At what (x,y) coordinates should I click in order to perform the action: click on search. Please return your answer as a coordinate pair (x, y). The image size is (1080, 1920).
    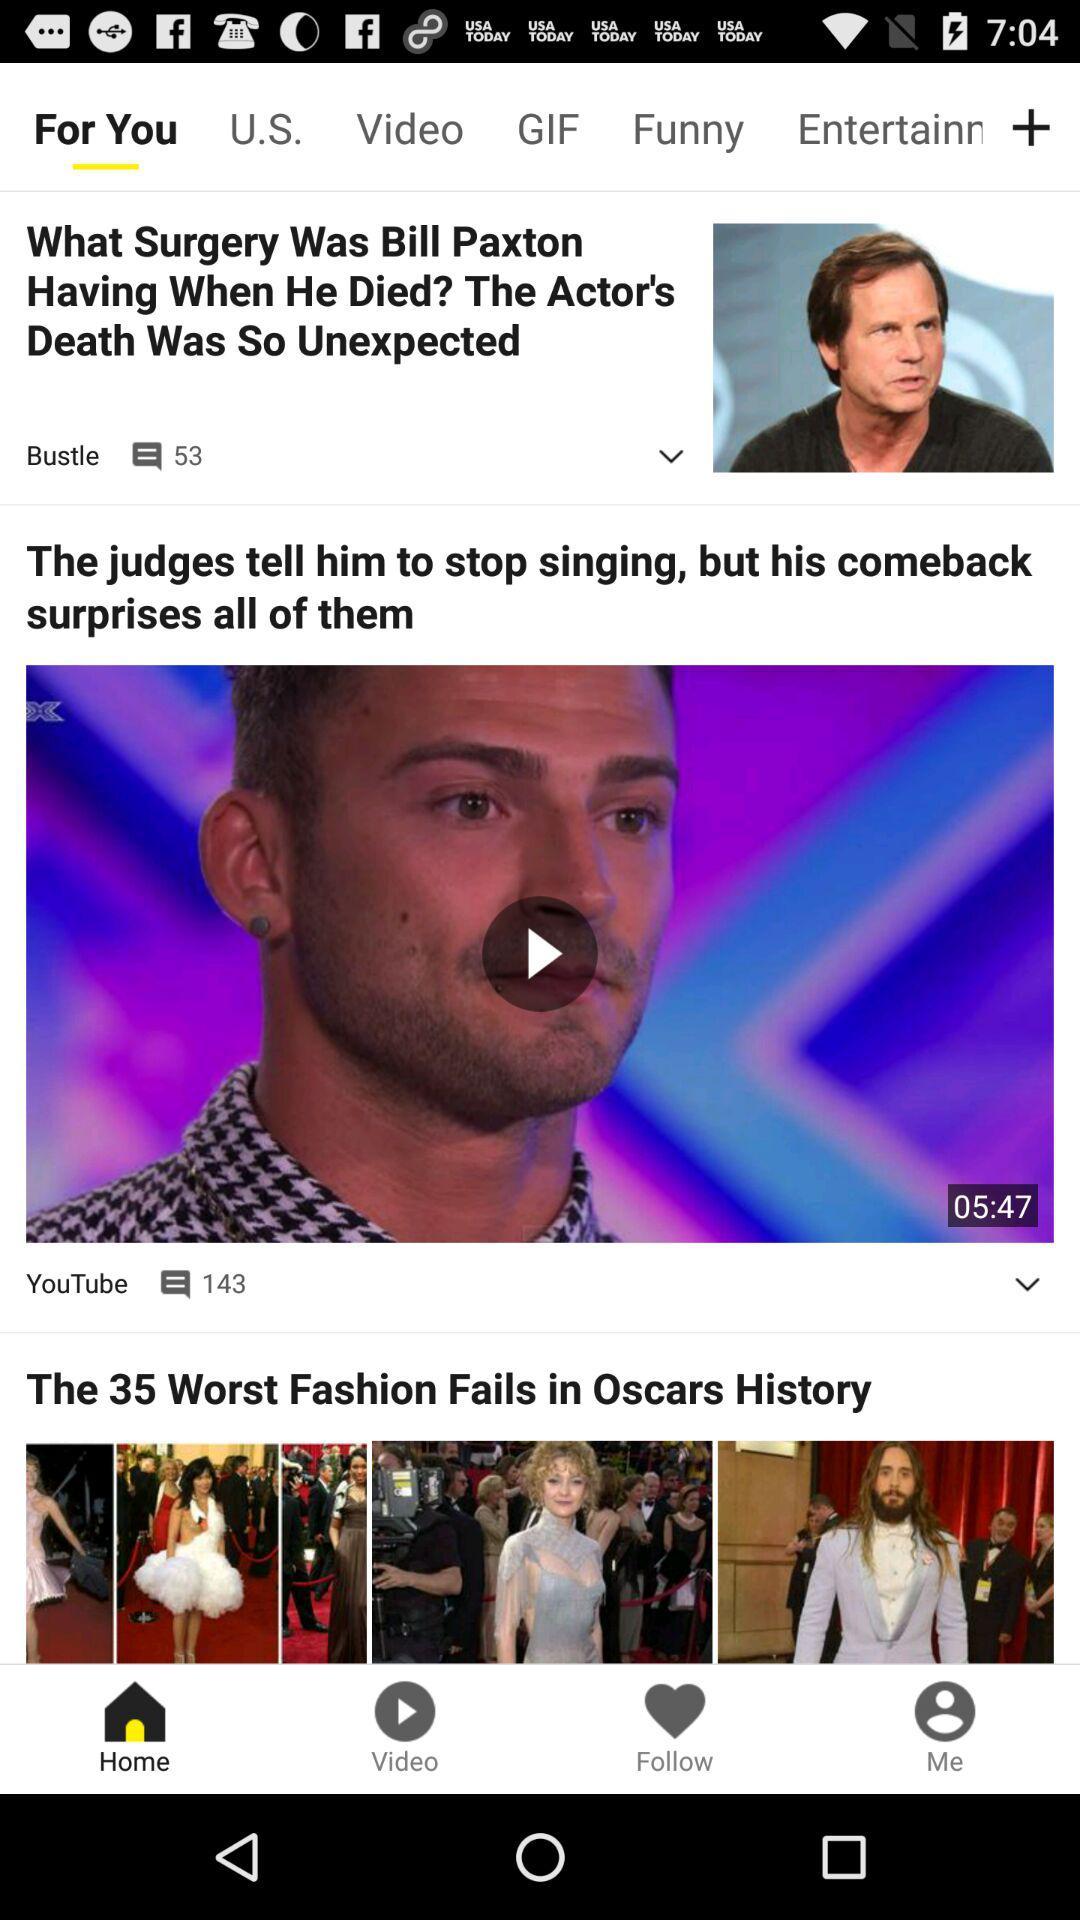
    Looking at the image, I should click on (1035, 126).